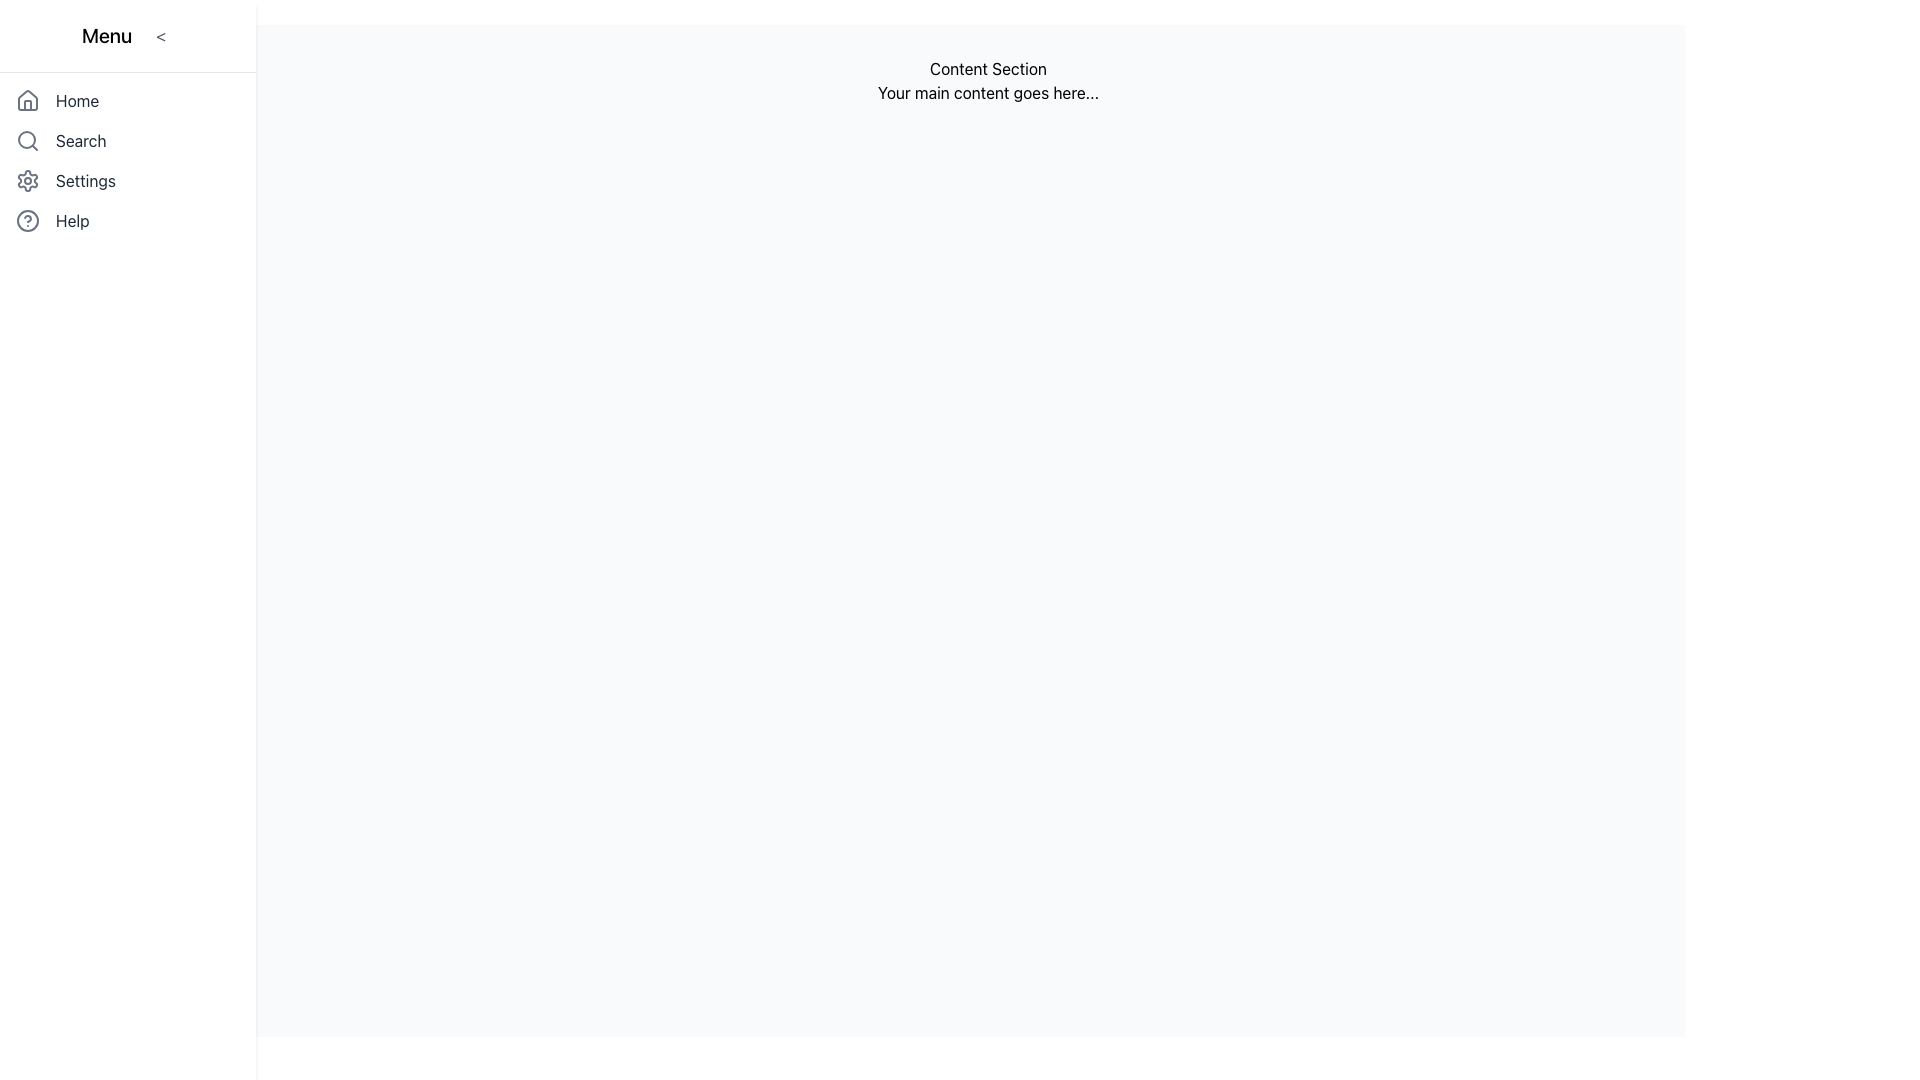  What do you see at coordinates (28, 105) in the screenshot?
I see `the lower part of the 'Home' icon graphic, which is a small vector graphic inside a hollow house icon` at bounding box center [28, 105].